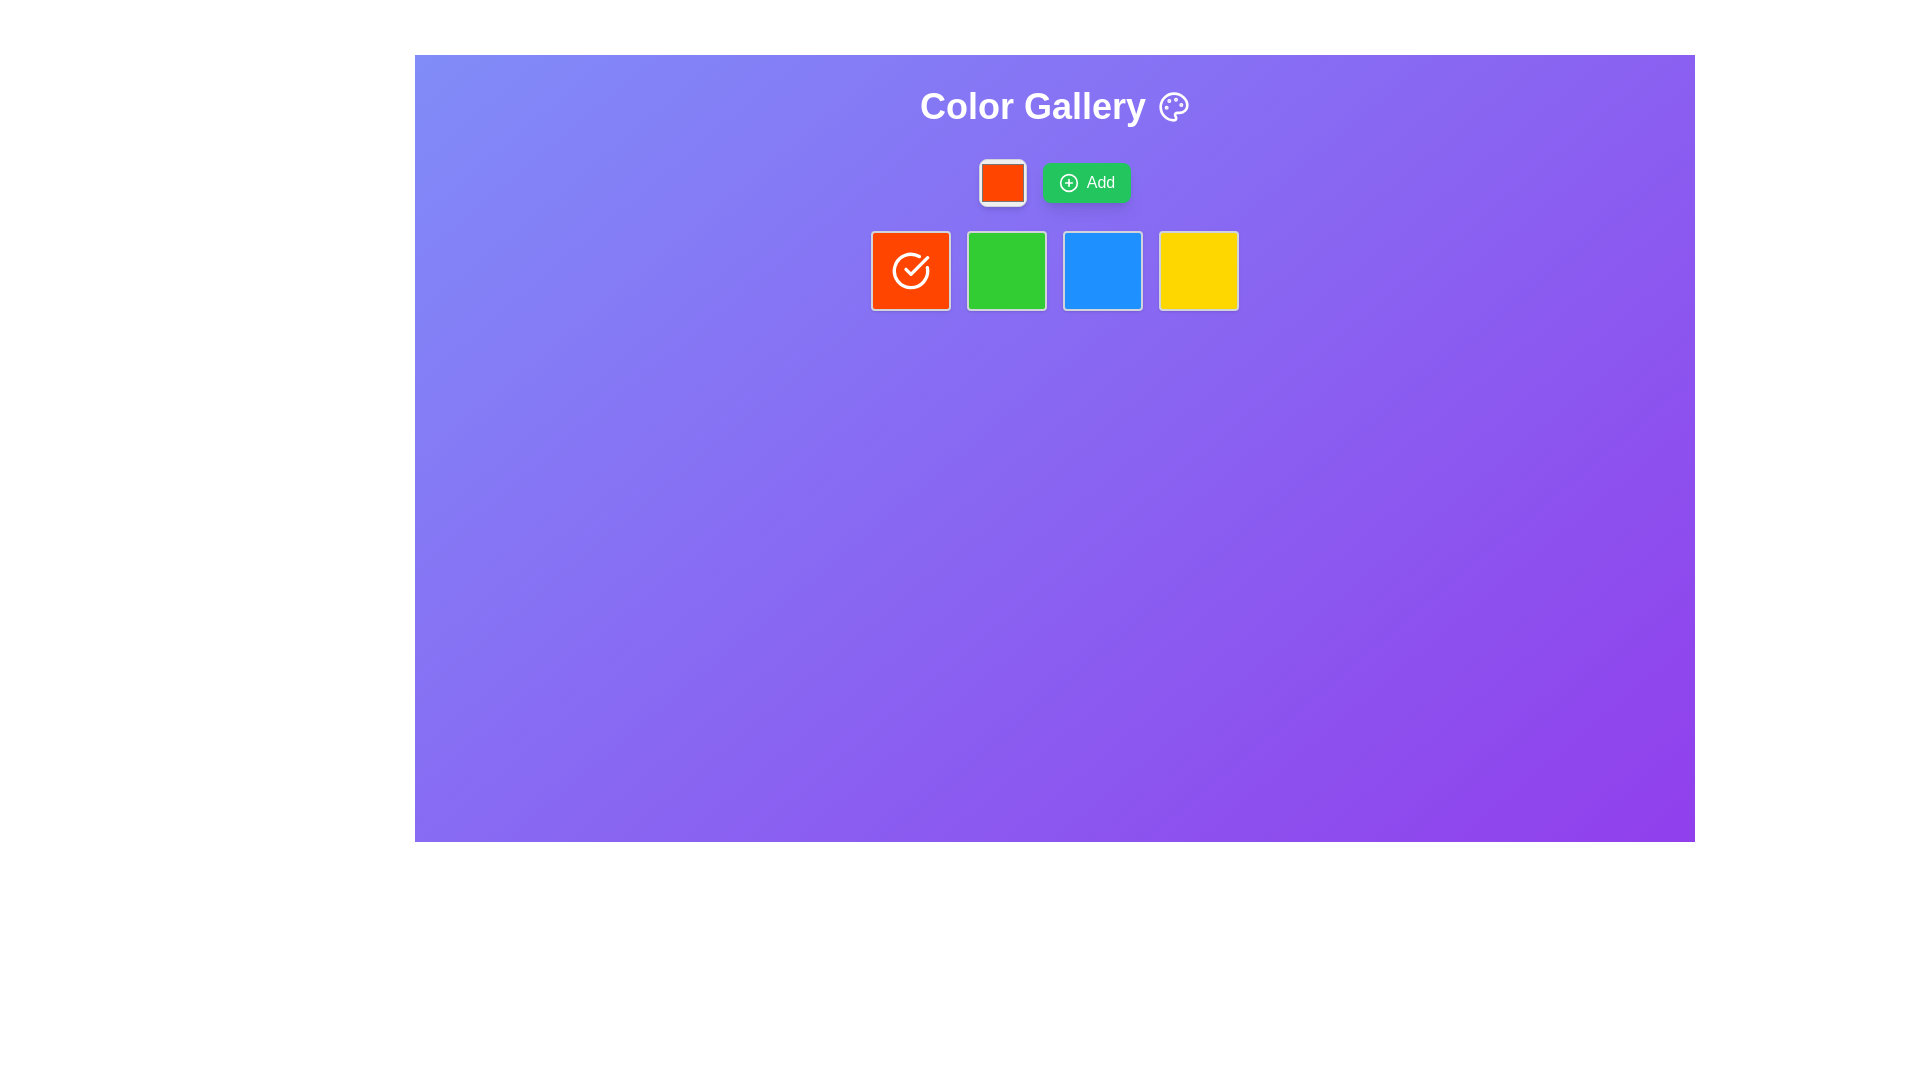  Describe the element at coordinates (1054, 107) in the screenshot. I see `the 'Color Gallery' text label with a painter's palette icon, which is styled in large, bold, white font against a gradient background from indigo to purple` at that location.